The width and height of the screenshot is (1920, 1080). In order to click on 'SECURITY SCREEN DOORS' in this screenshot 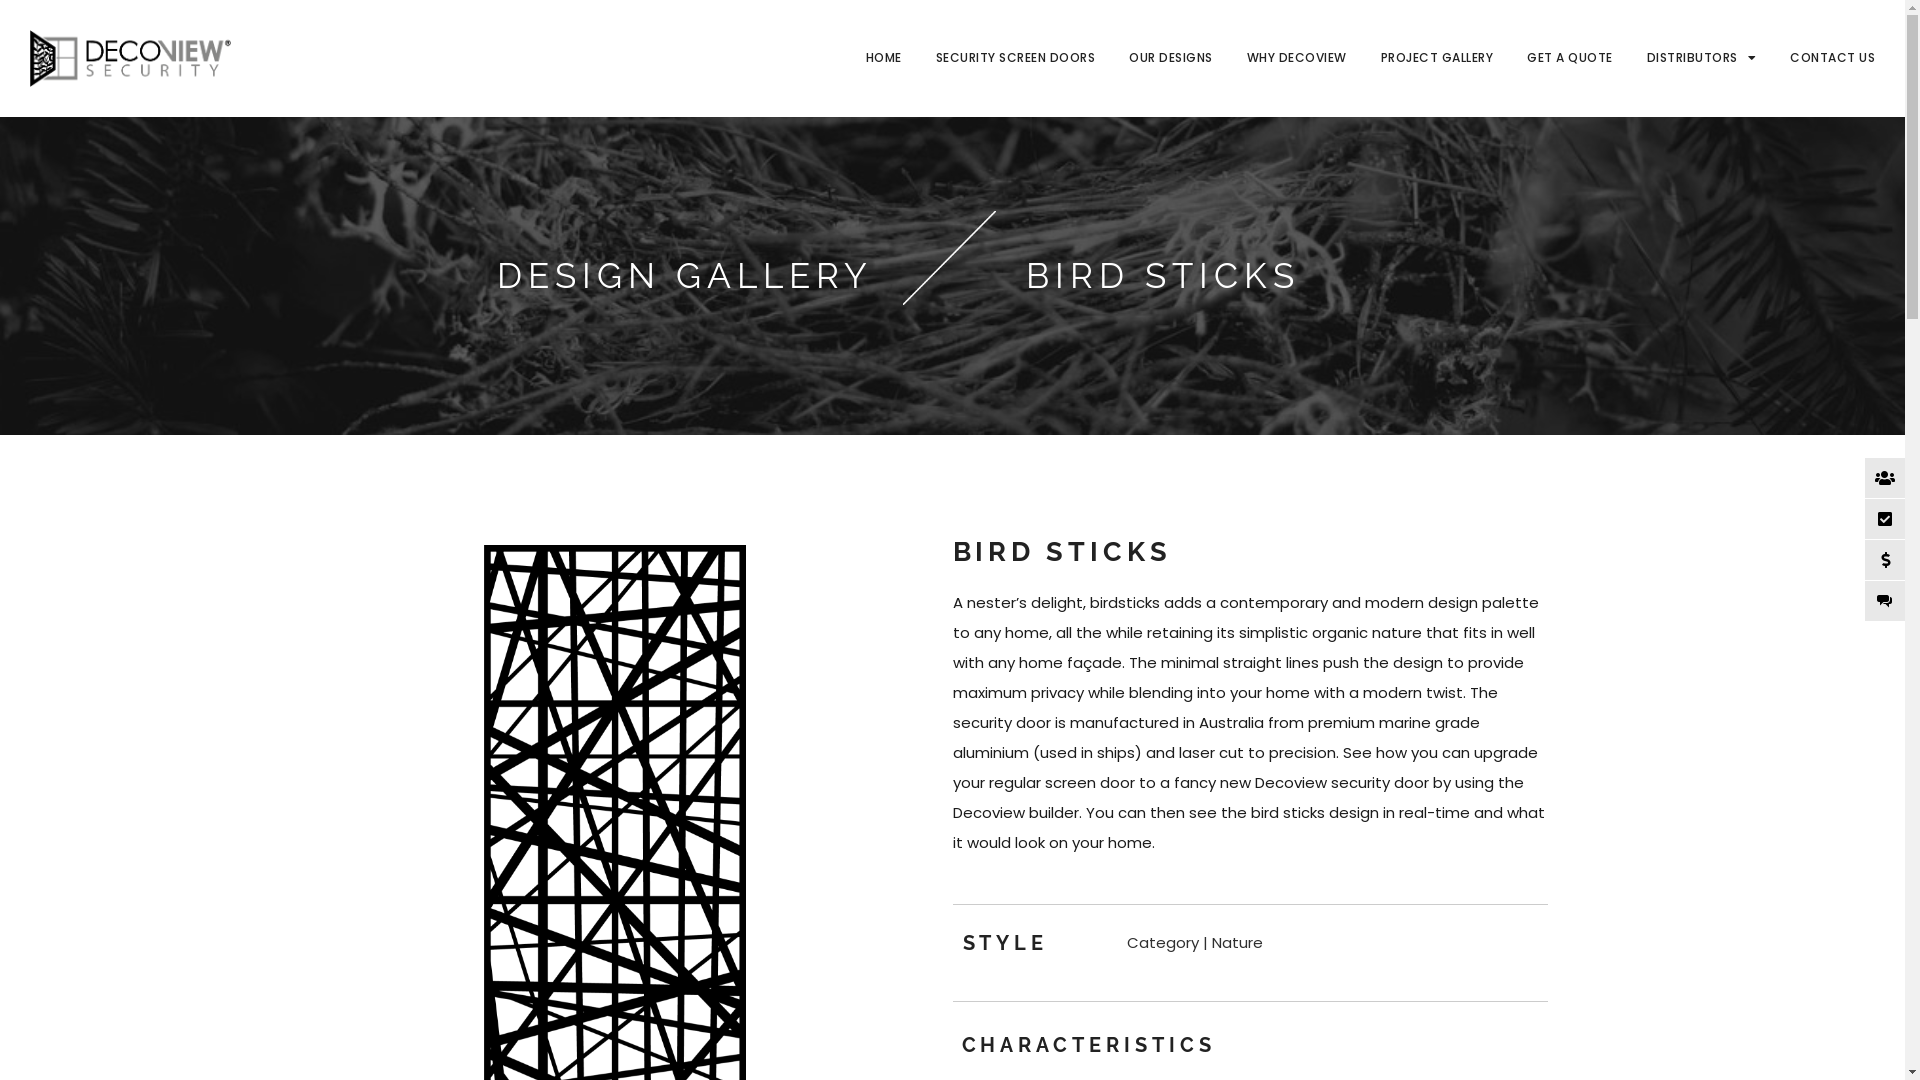, I will do `click(935, 56)`.